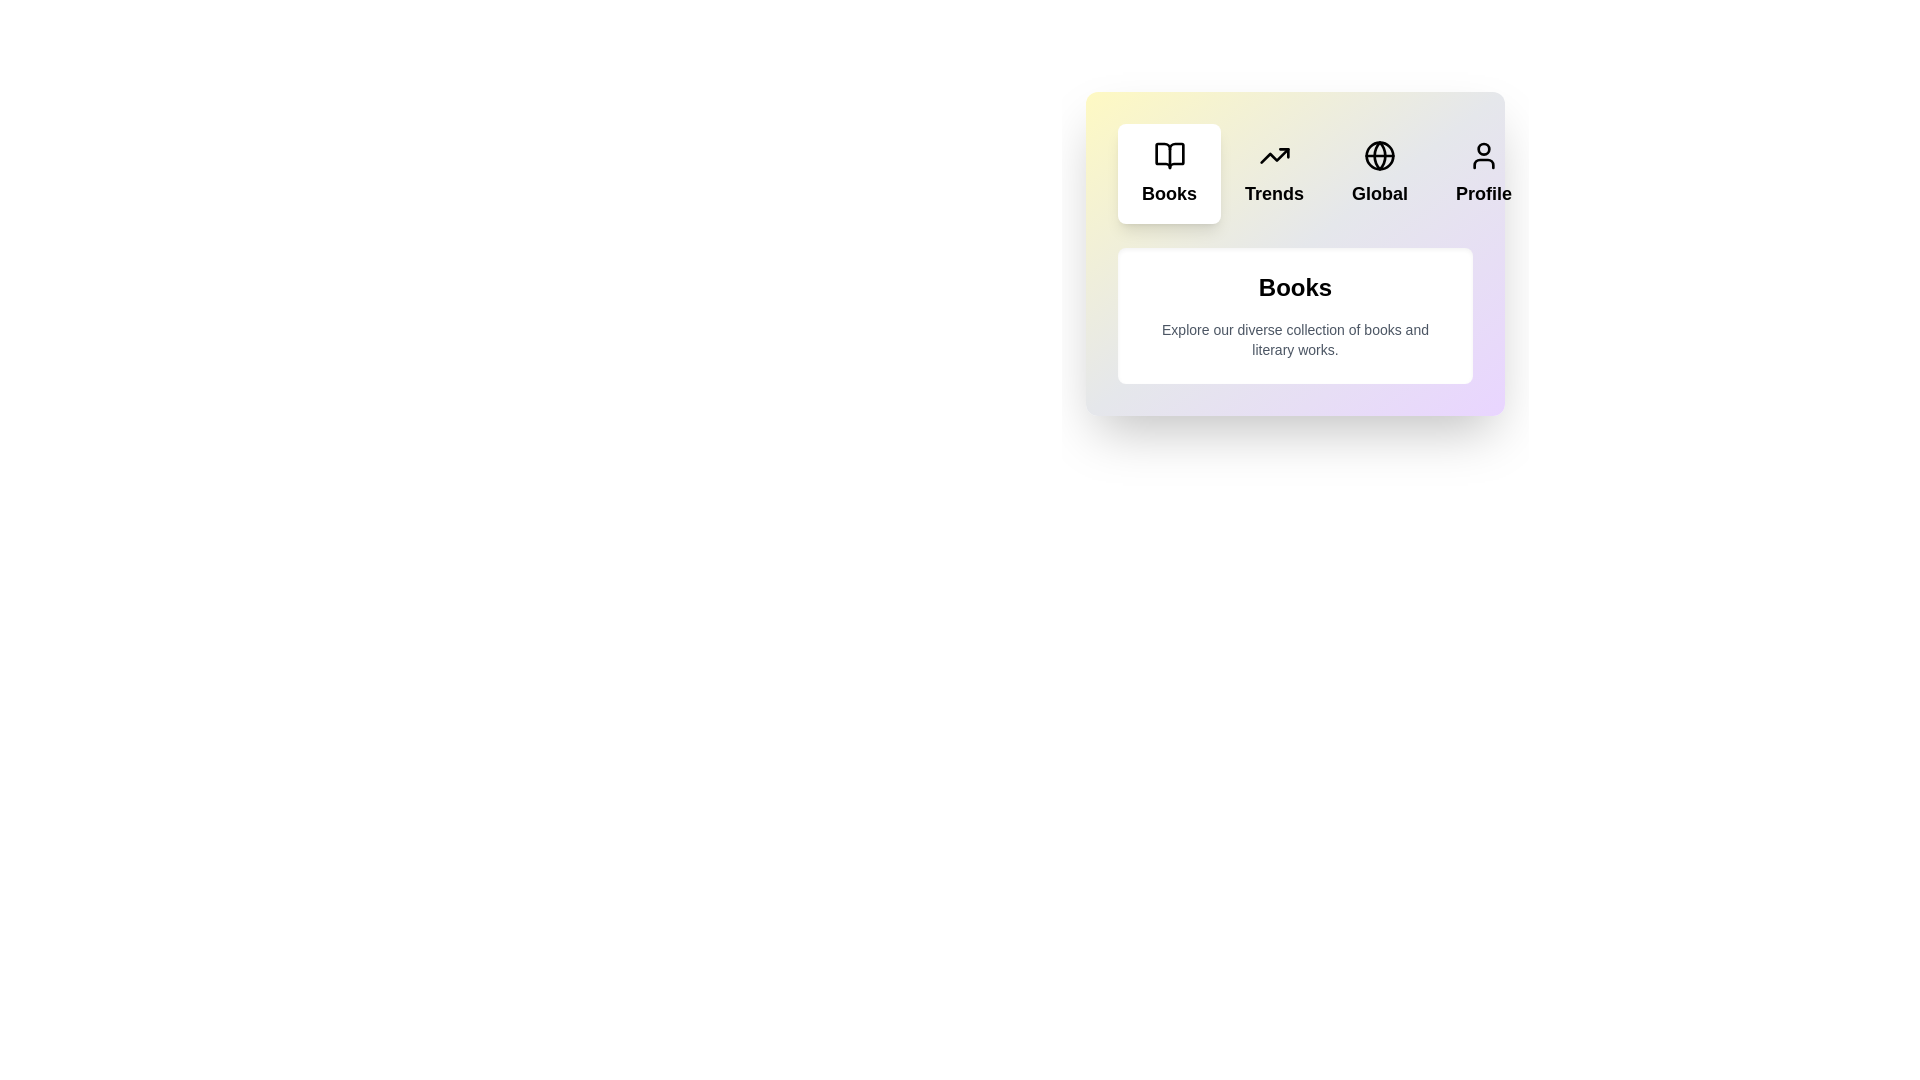 This screenshot has width=1920, height=1080. What do you see at coordinates (1379, 172) in the screenshot?
I see `the tab labeled Global` at bounding box center [1379, 172].